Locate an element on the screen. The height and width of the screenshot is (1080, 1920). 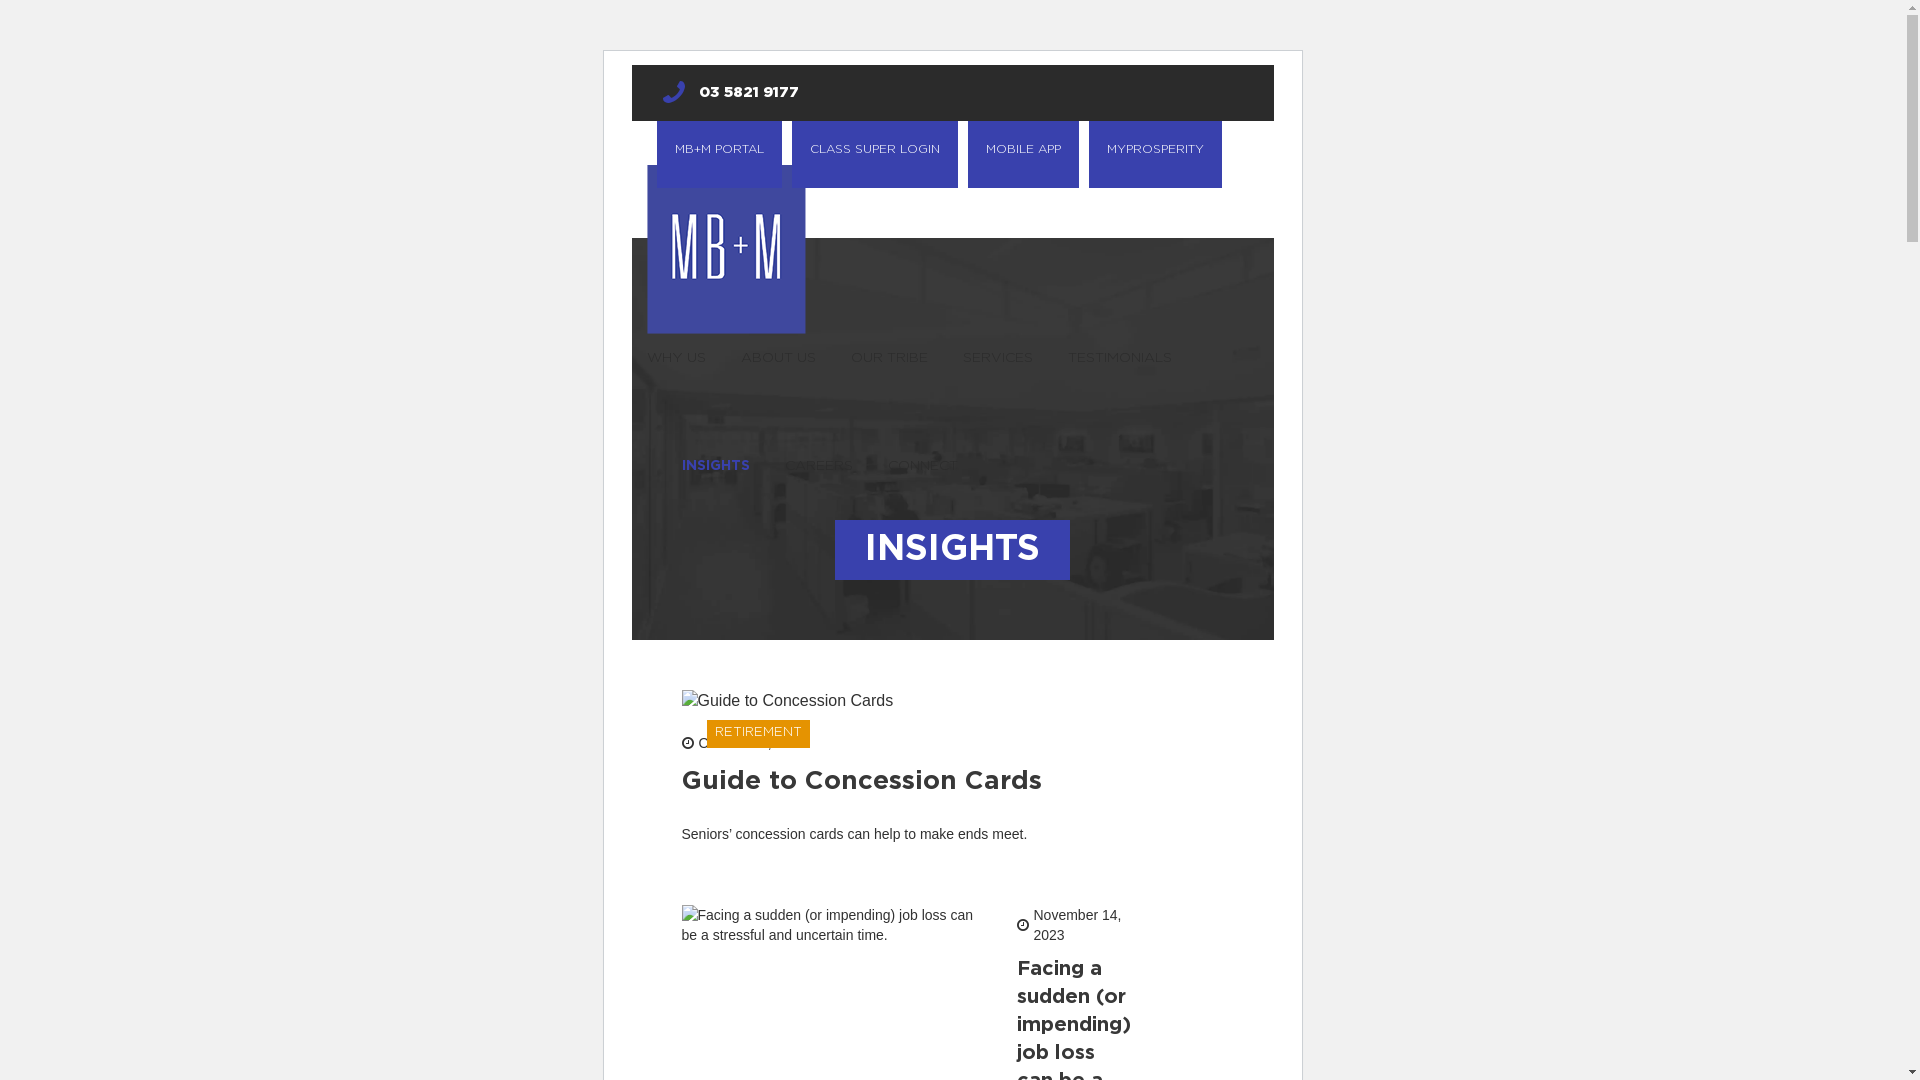
'Guide to Concession Cards' is located at coordinates (862, 779).